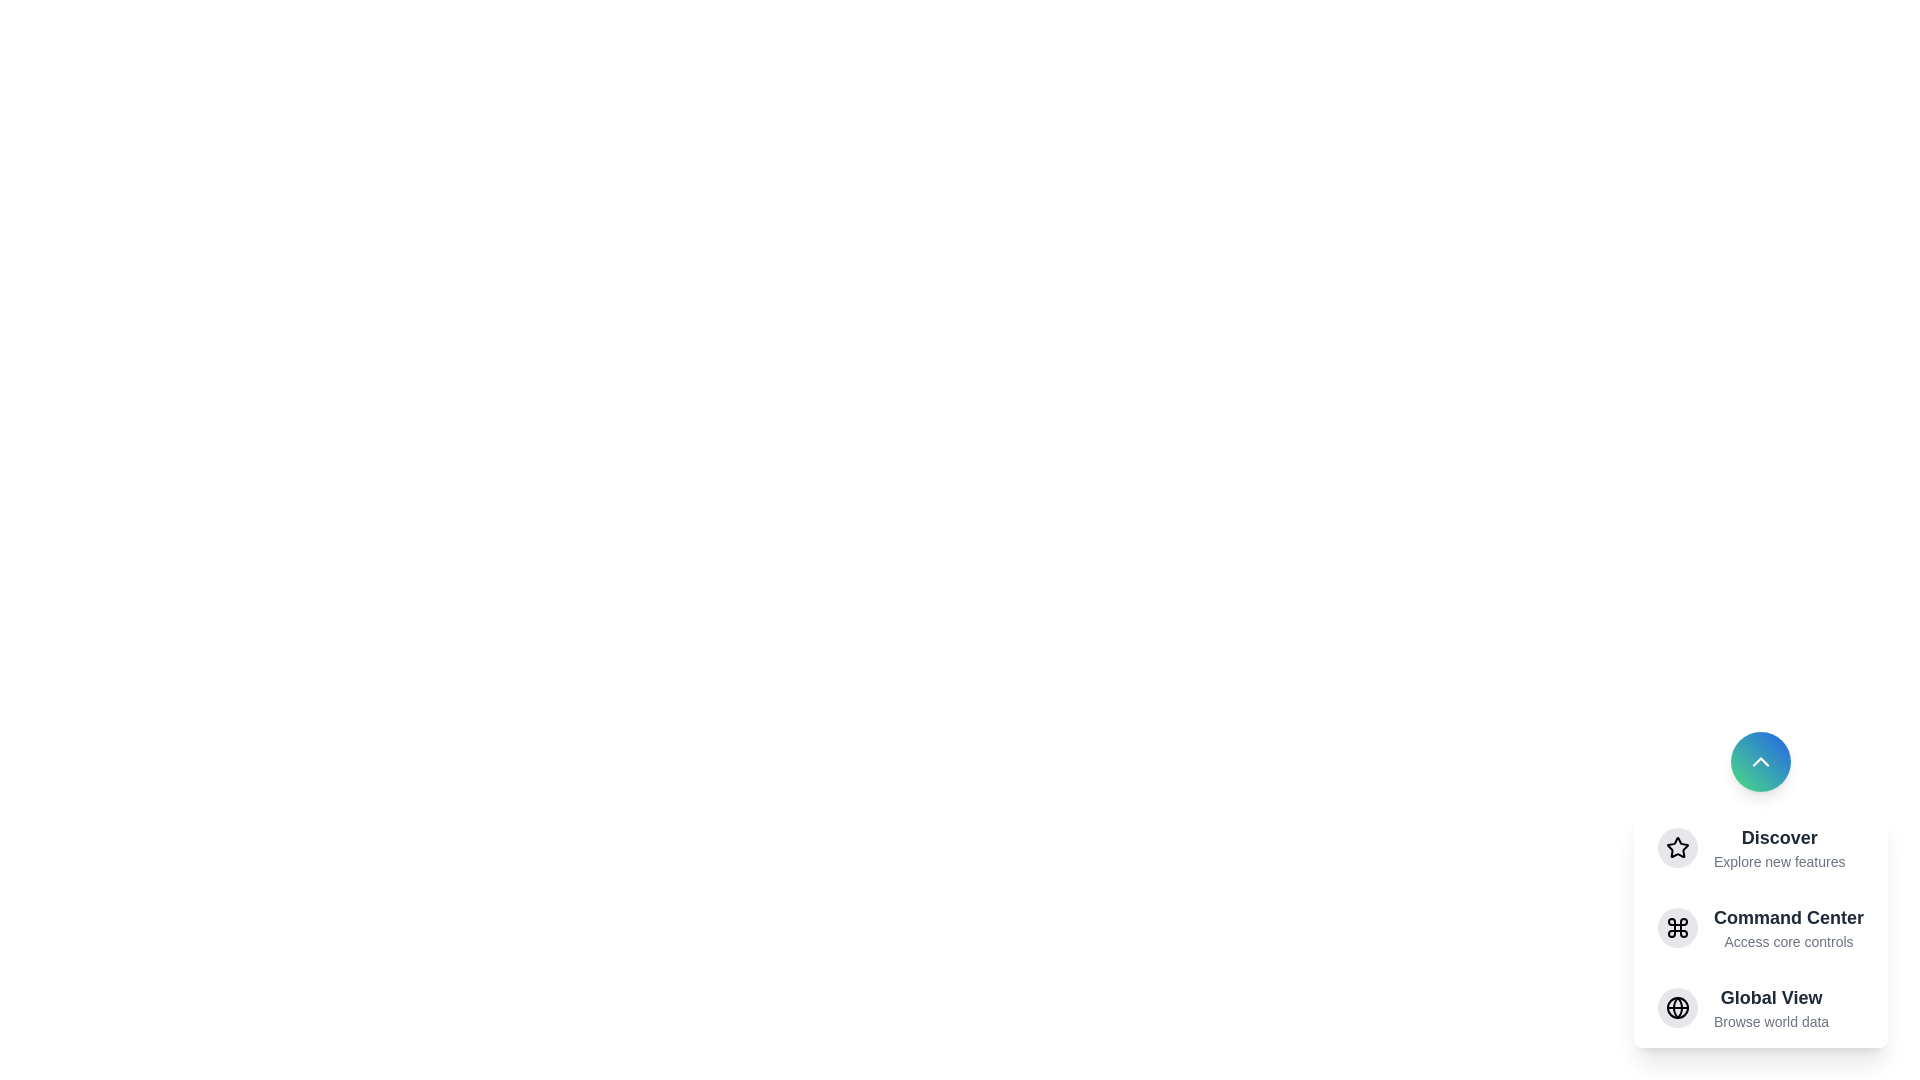  What do you see at coordinates (1761, 928) in the screenshot?
I see `the menu item Command Center to observe its hover effect` at bounding box center [1761, 928].